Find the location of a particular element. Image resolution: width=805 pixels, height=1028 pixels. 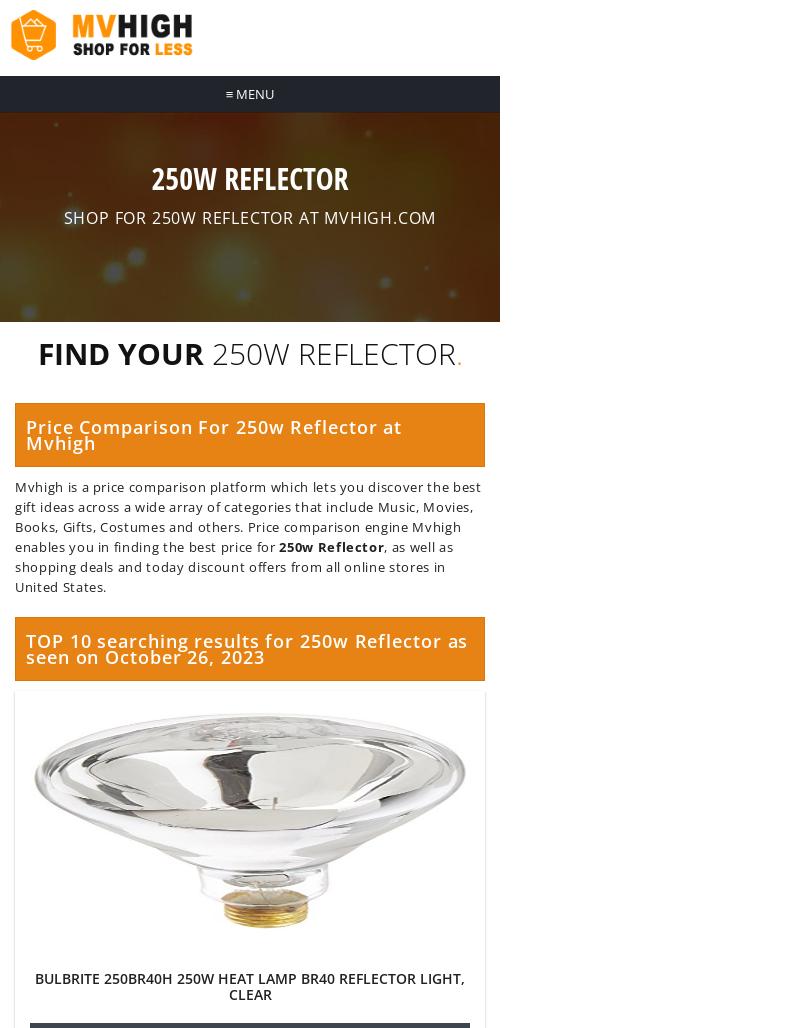

'.' is located at coordinates (453, 352).